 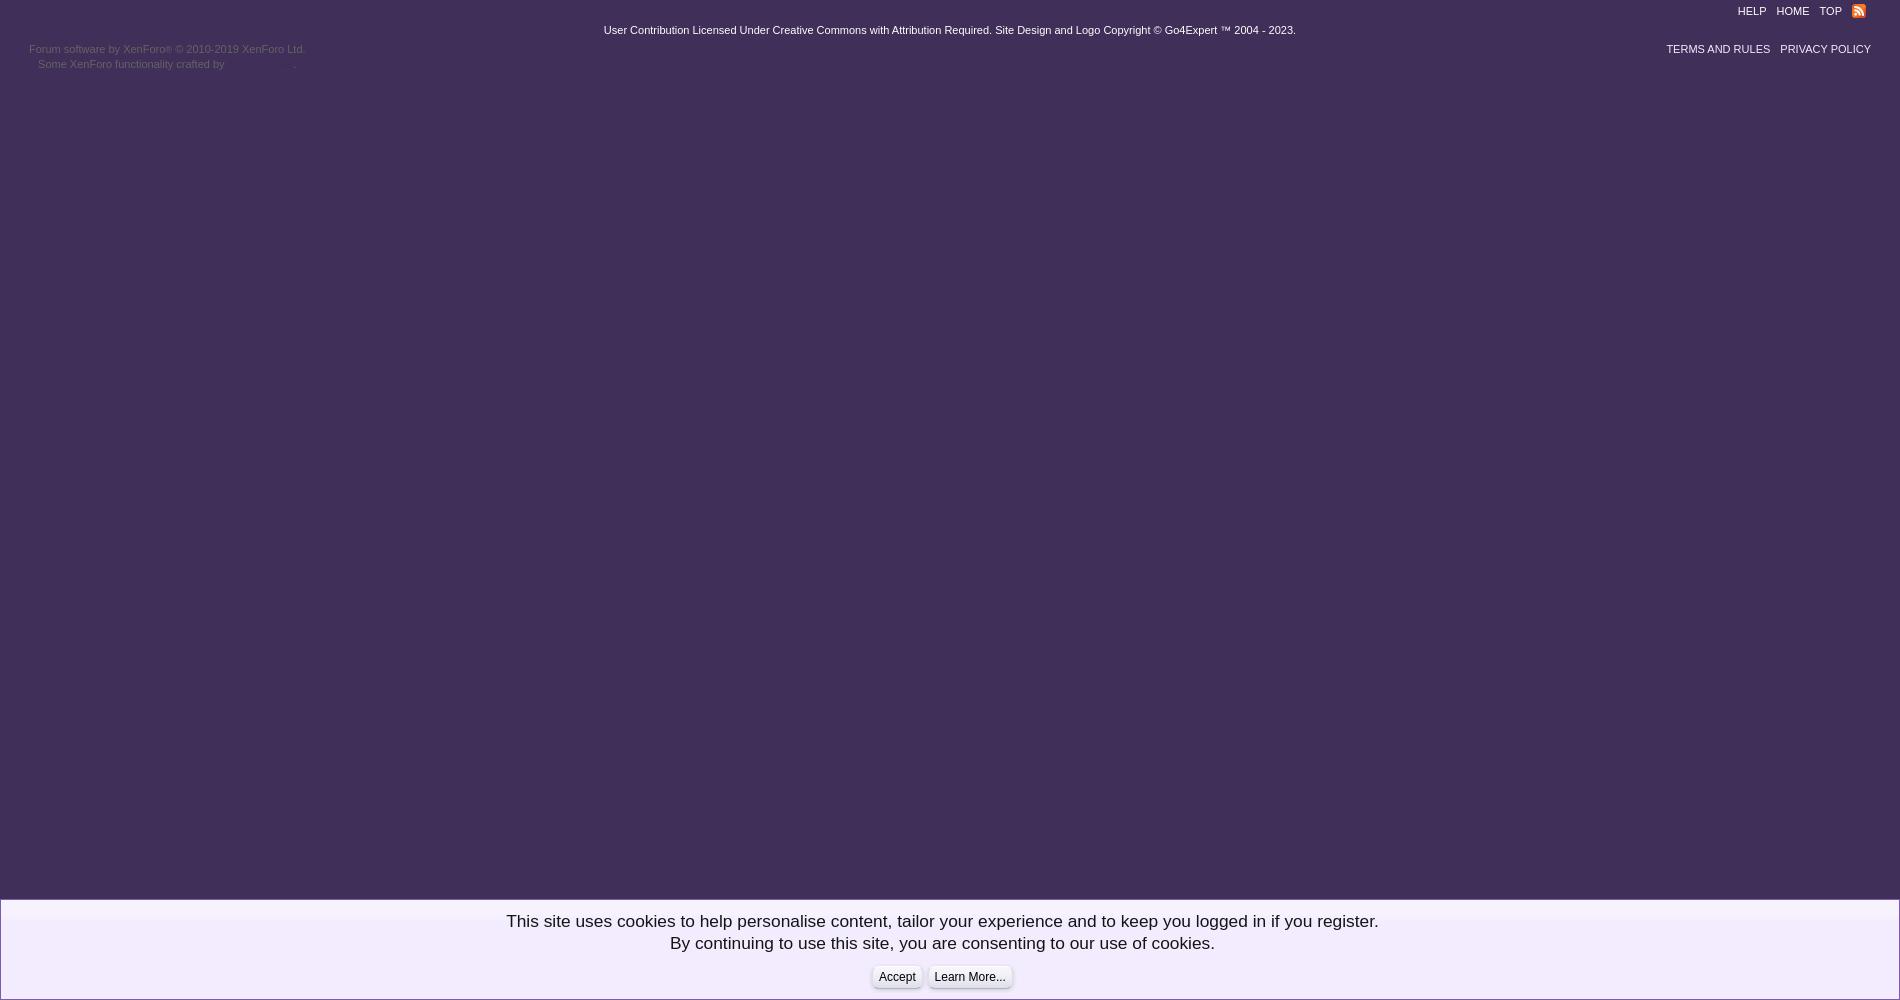 What do you see at coordinates (132, 62) in the screenshot?
I see `'Some XenForo functionality crafted by'` at bounding box center [132, 62].